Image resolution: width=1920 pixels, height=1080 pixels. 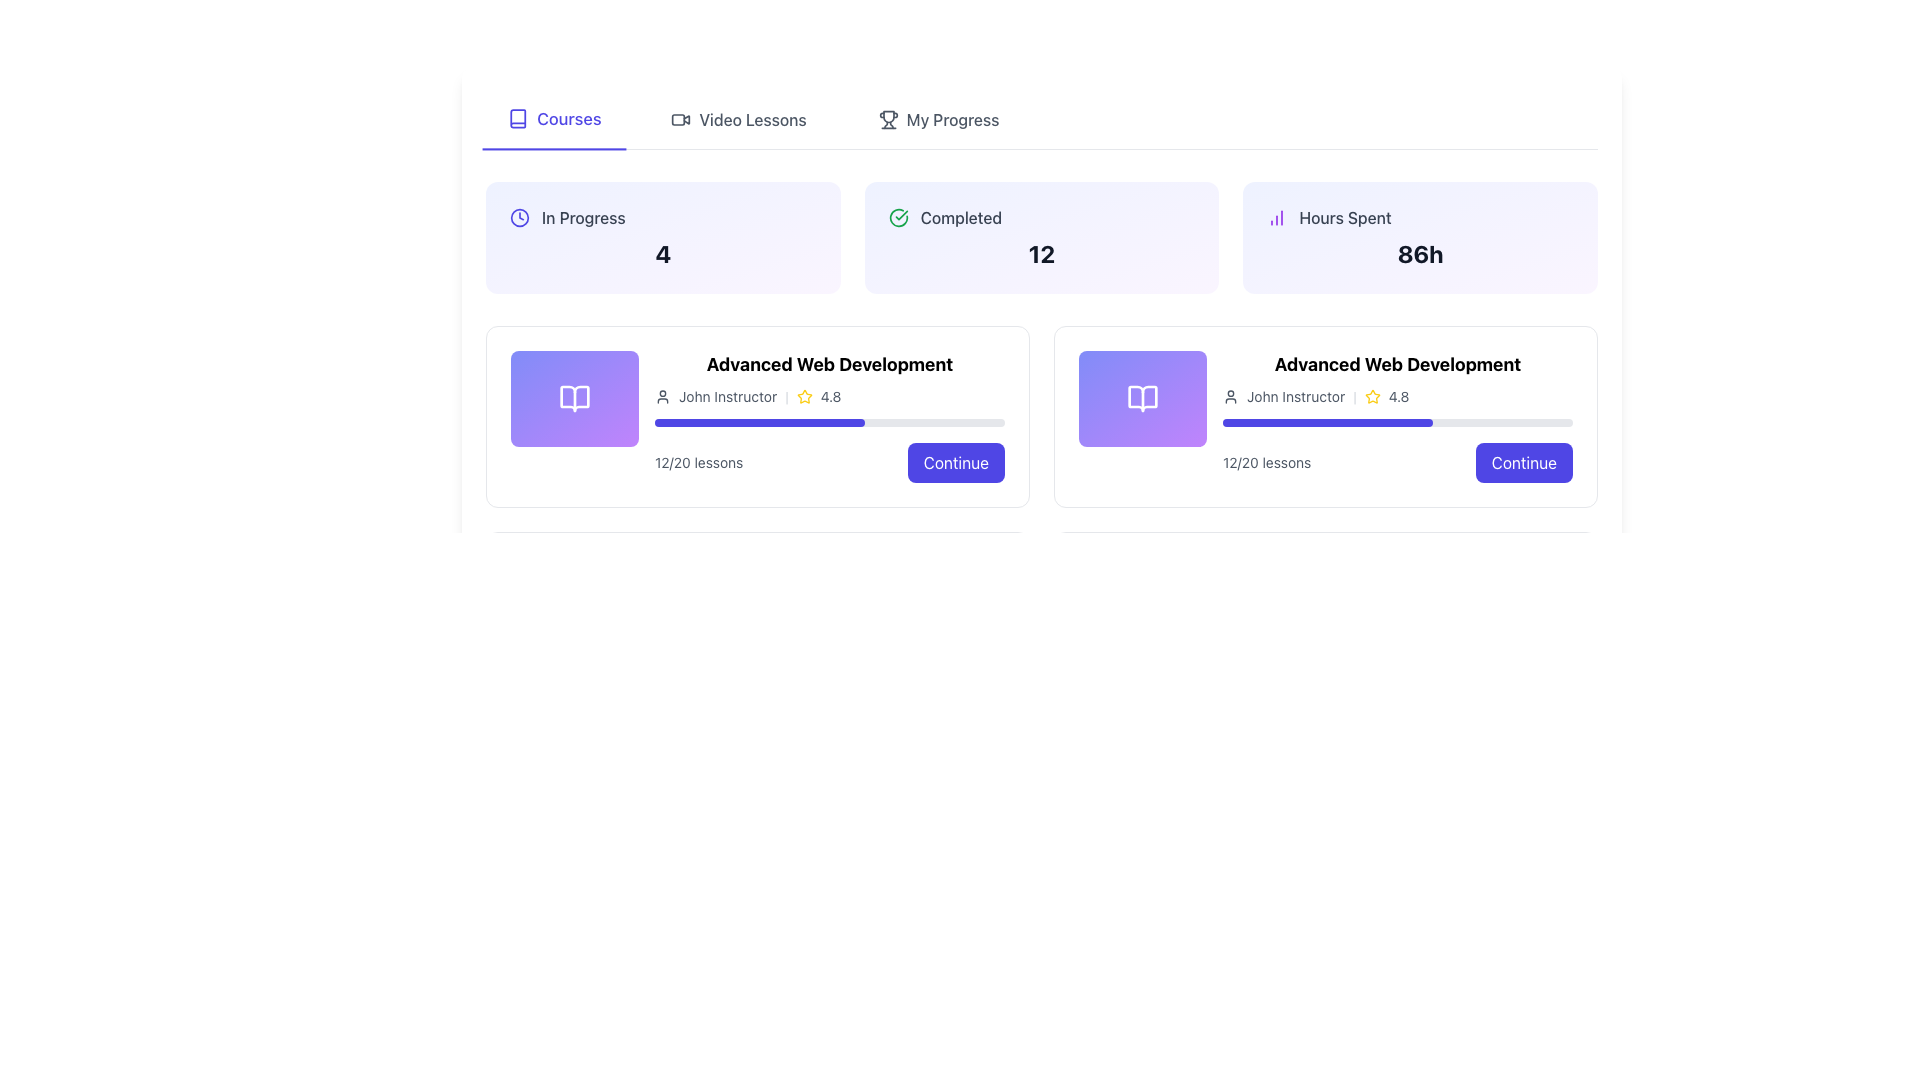 I want to click on the star-shaped icon with a yellow fill located in the rating section next to the instructor's name and rating number (4.8) for the course 'Advanced Web Development', so click(x=804, y=396).